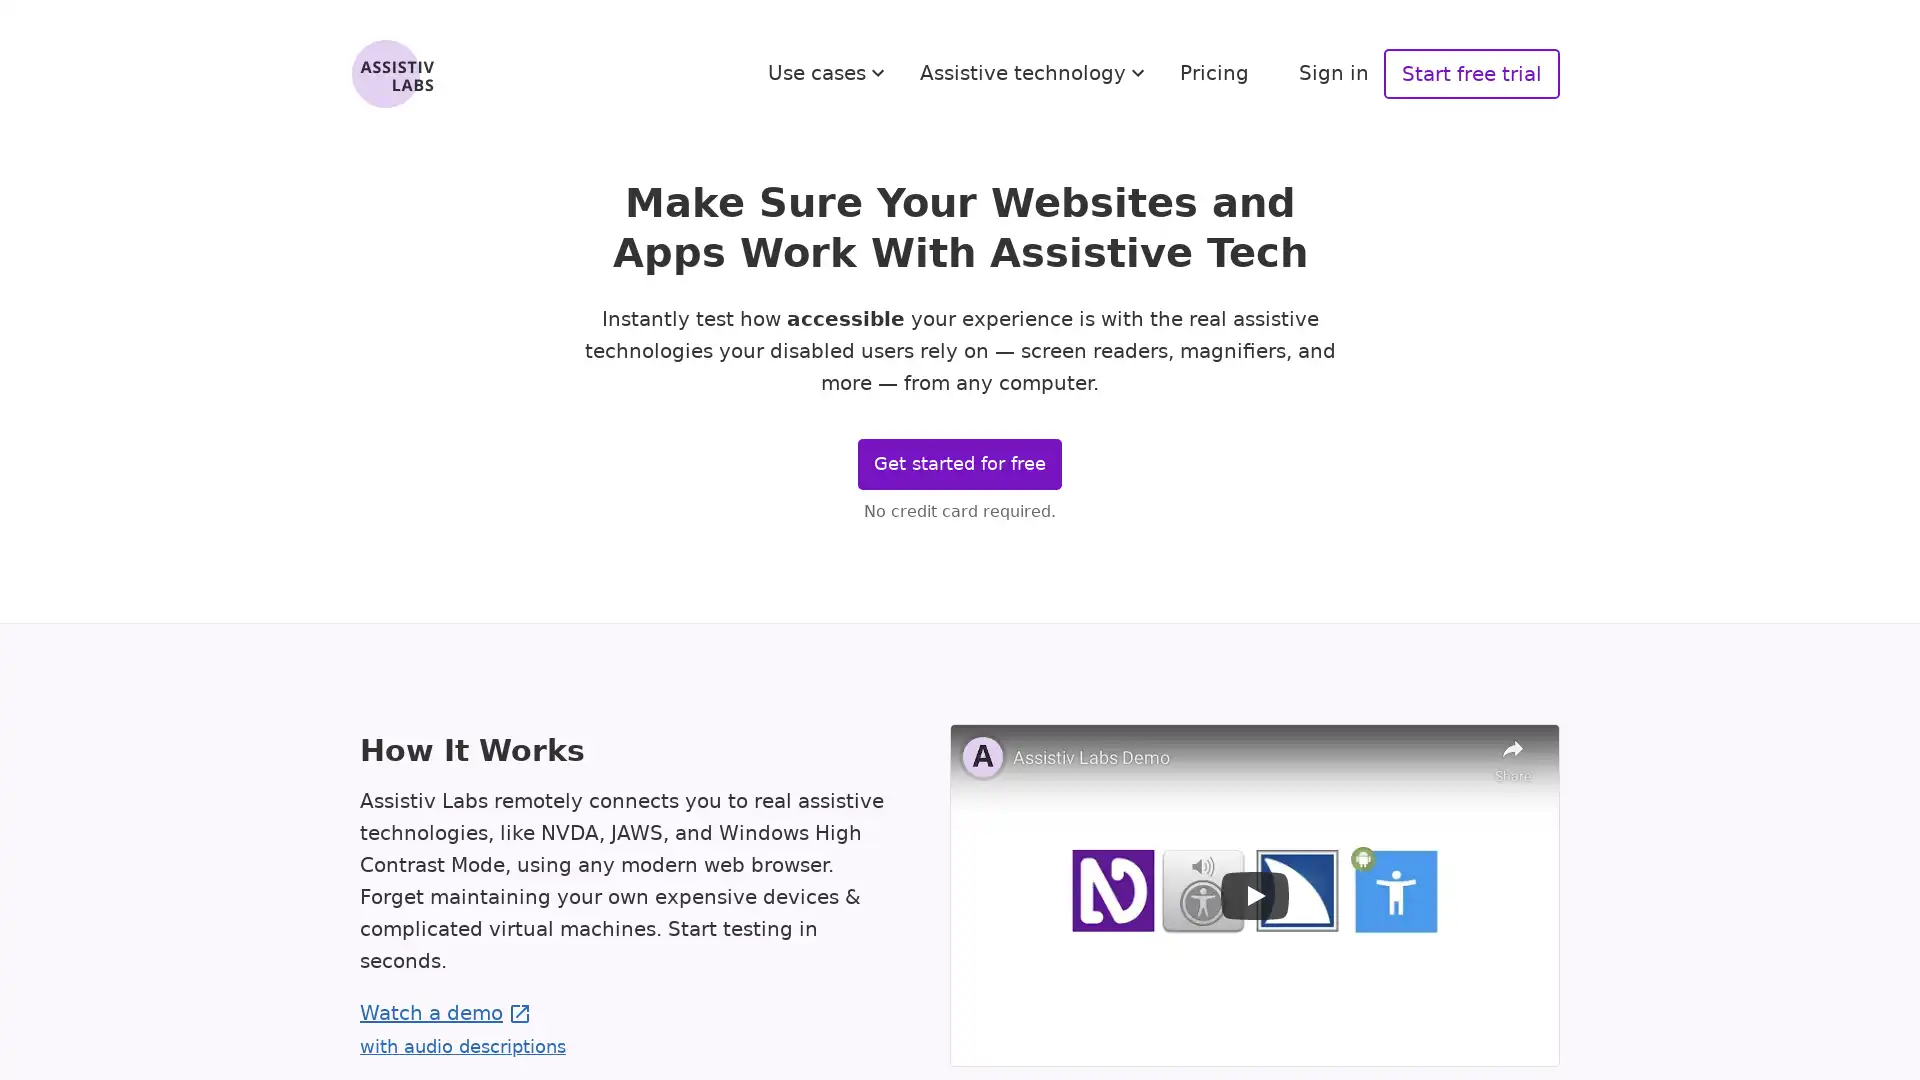 This screenshot has height=1080, width=1920. What do you see at coordinates (829, 72) in the screenshot?
I see `Use cases` at bounding box center [829, 72].